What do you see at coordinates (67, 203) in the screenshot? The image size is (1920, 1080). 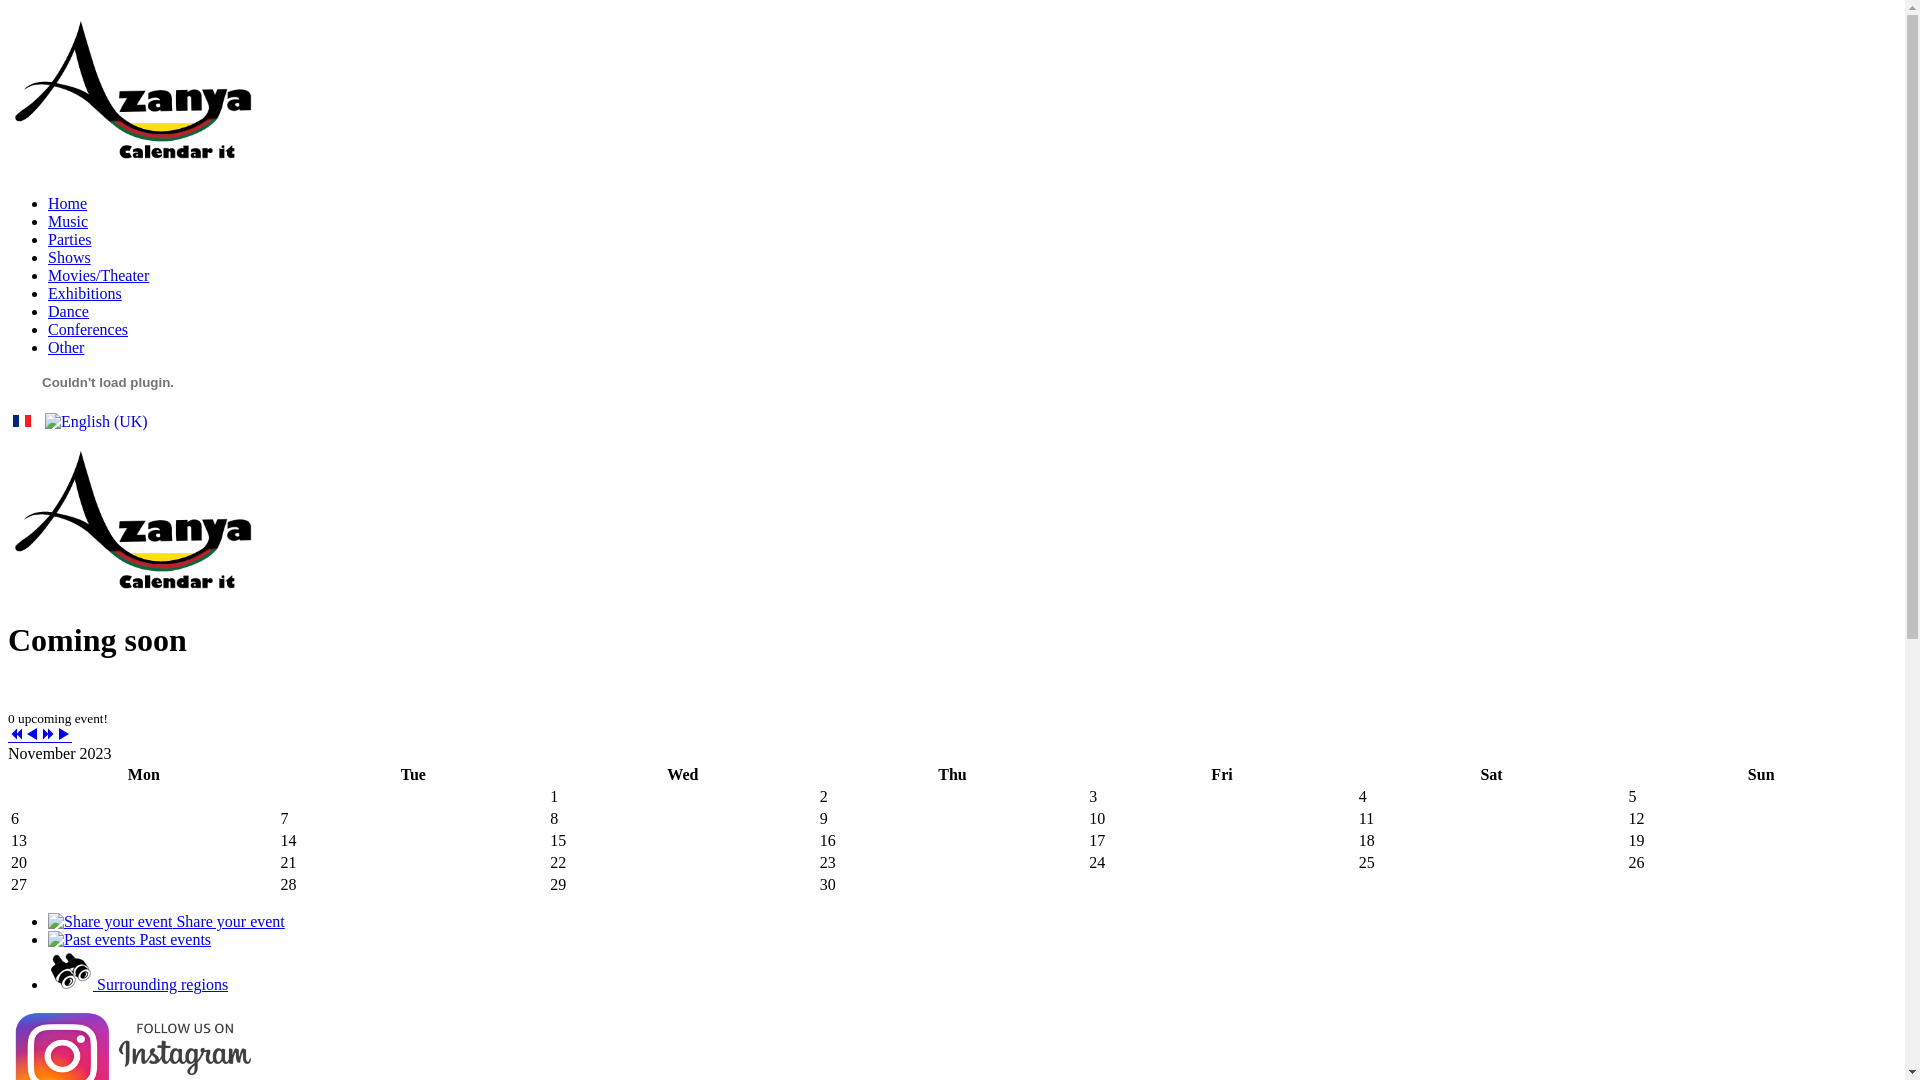 I see `'Home'` at bounding box center [67, 203].